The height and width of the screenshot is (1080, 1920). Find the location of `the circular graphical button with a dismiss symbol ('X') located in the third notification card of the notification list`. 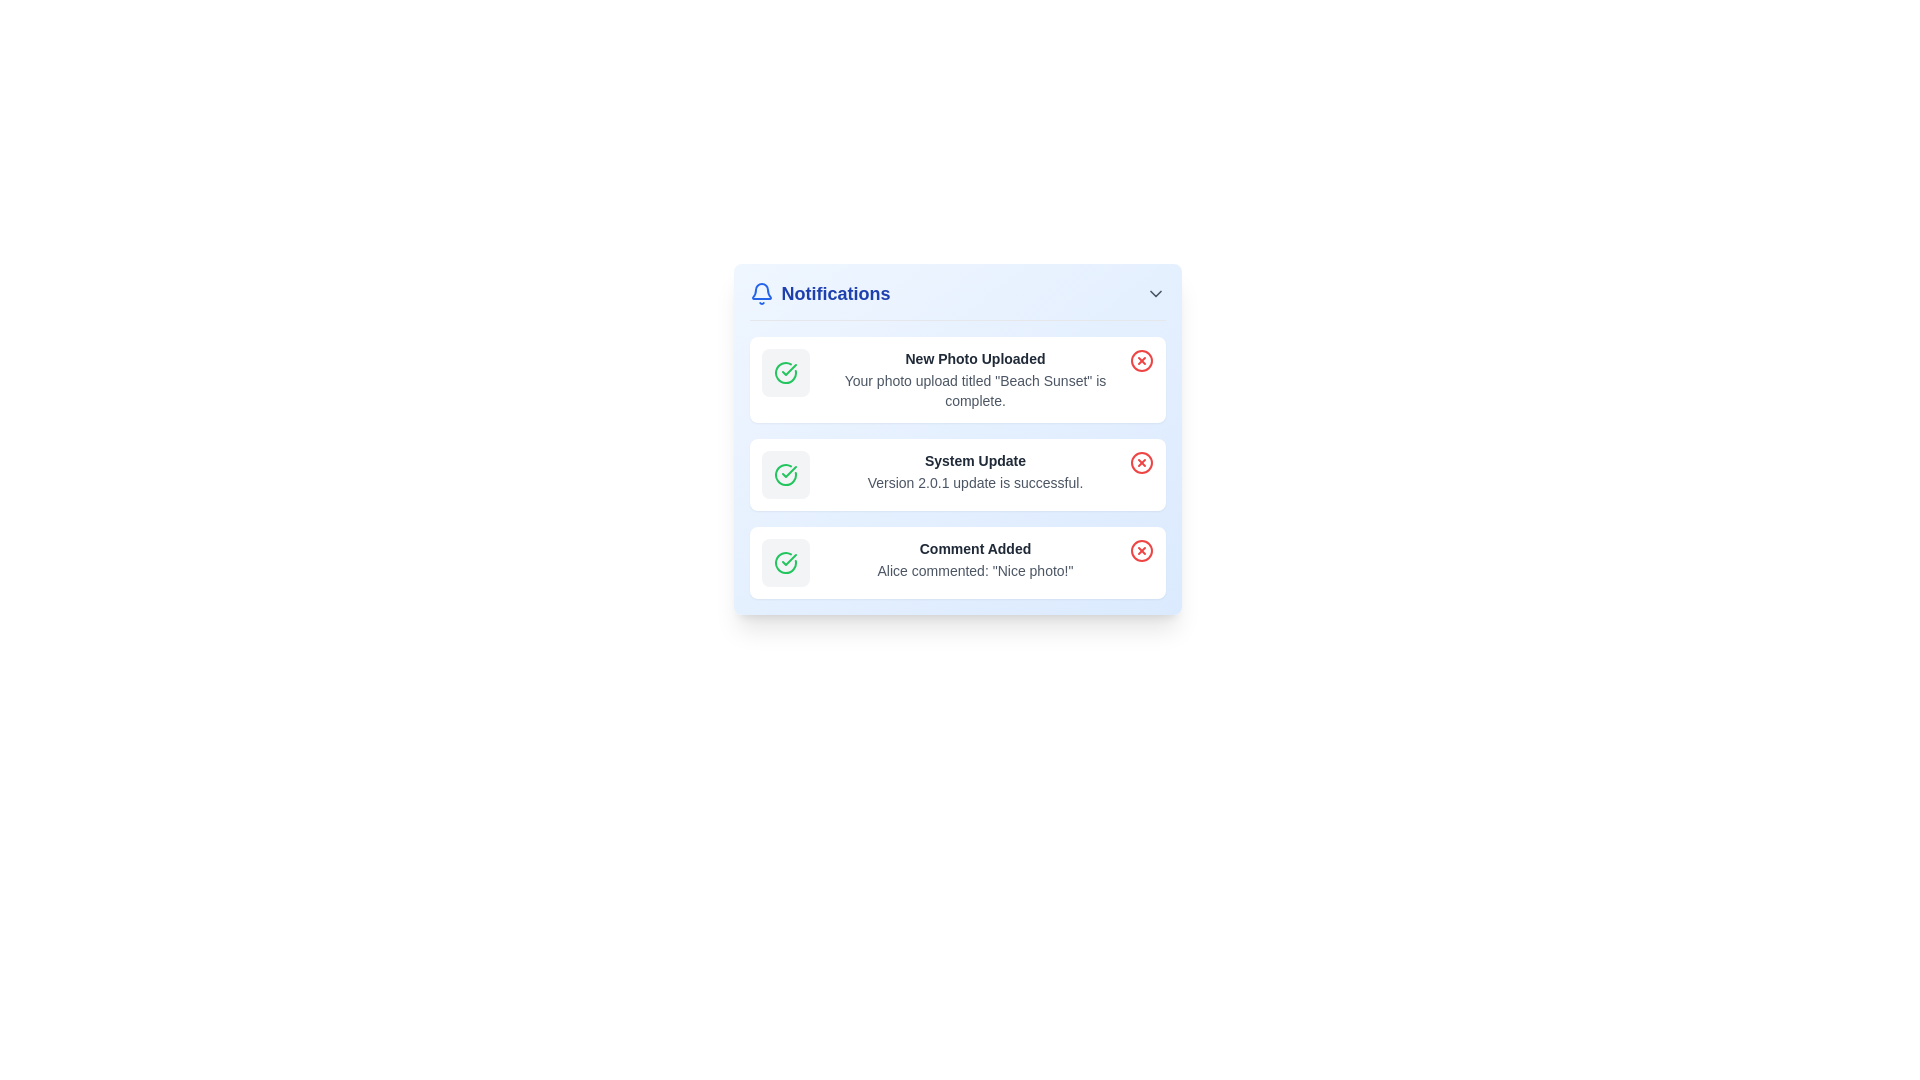

the circular graphical button with a dismiss symbol ('X') located in the third notification card of the notification list is located at coordinates (1141, 551).